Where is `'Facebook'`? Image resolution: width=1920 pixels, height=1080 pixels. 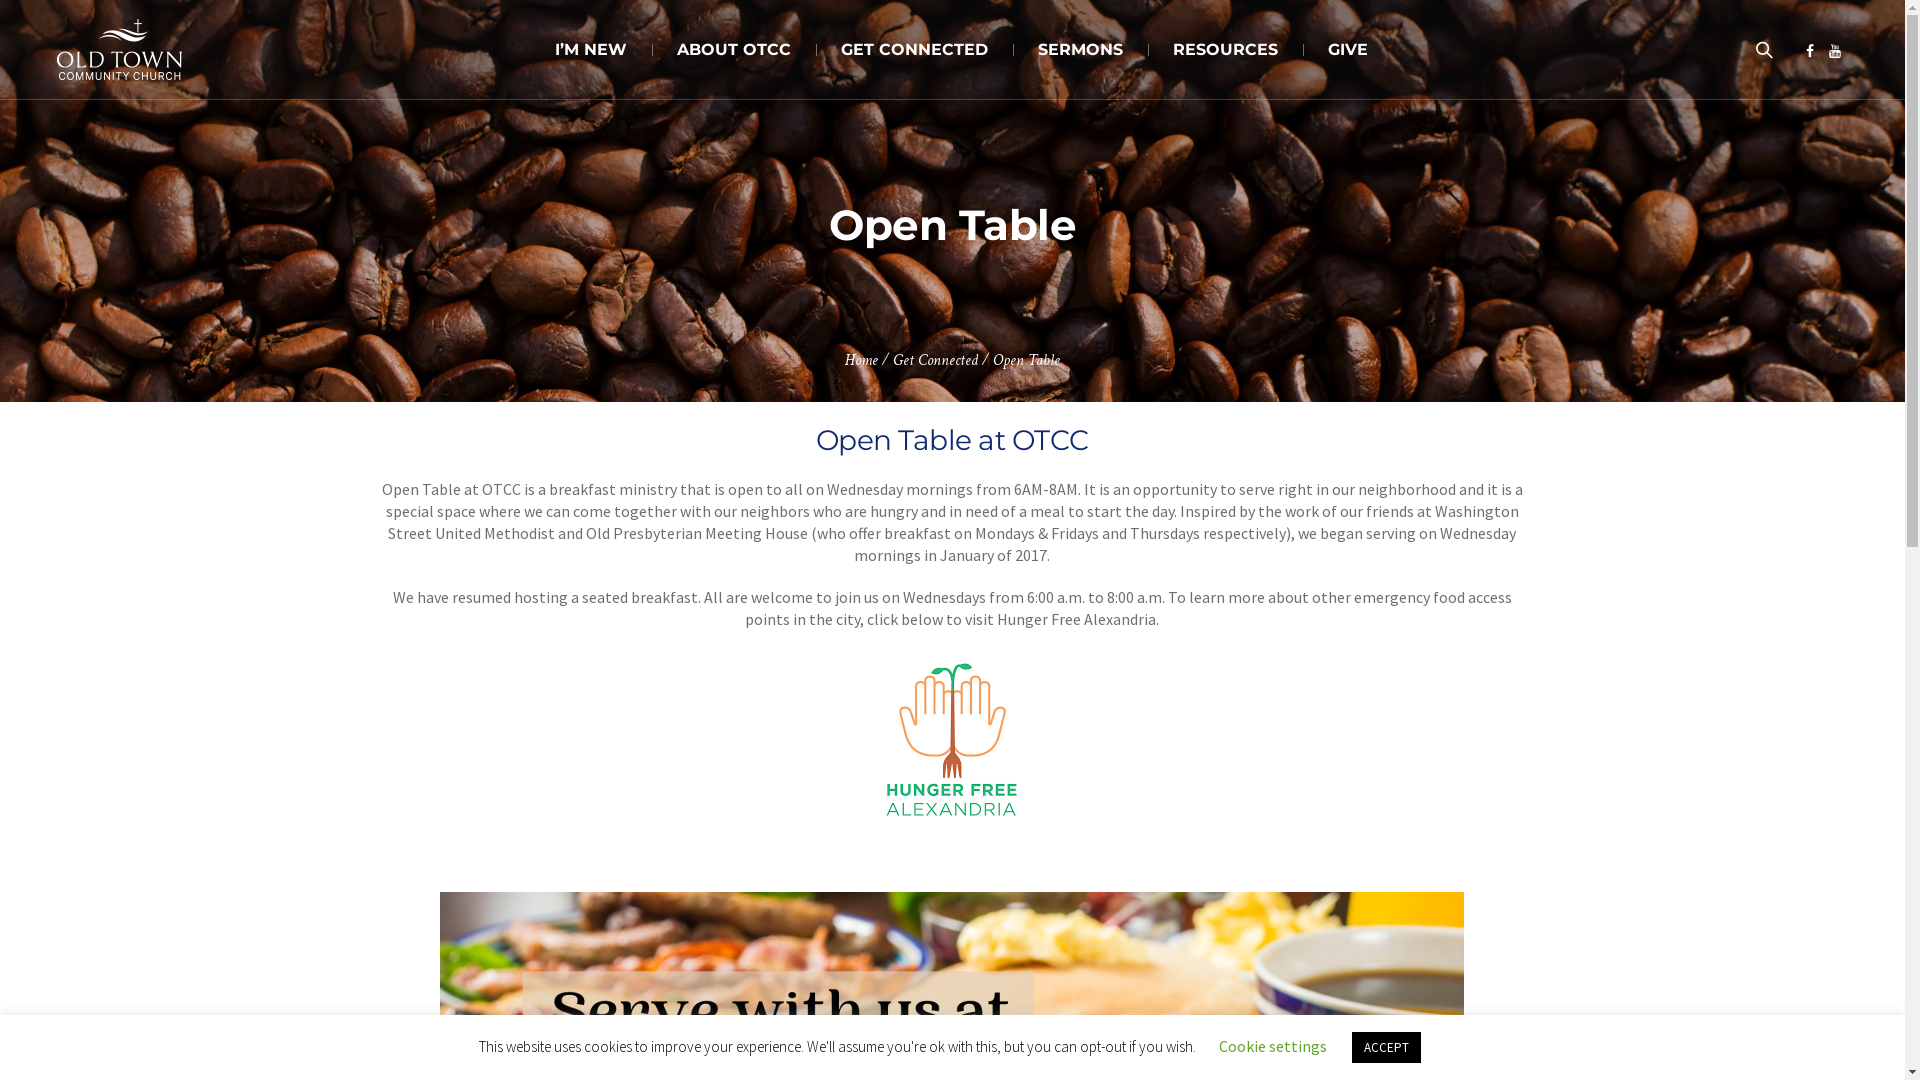 'Facebook' is located at coordinates (1809, 49).